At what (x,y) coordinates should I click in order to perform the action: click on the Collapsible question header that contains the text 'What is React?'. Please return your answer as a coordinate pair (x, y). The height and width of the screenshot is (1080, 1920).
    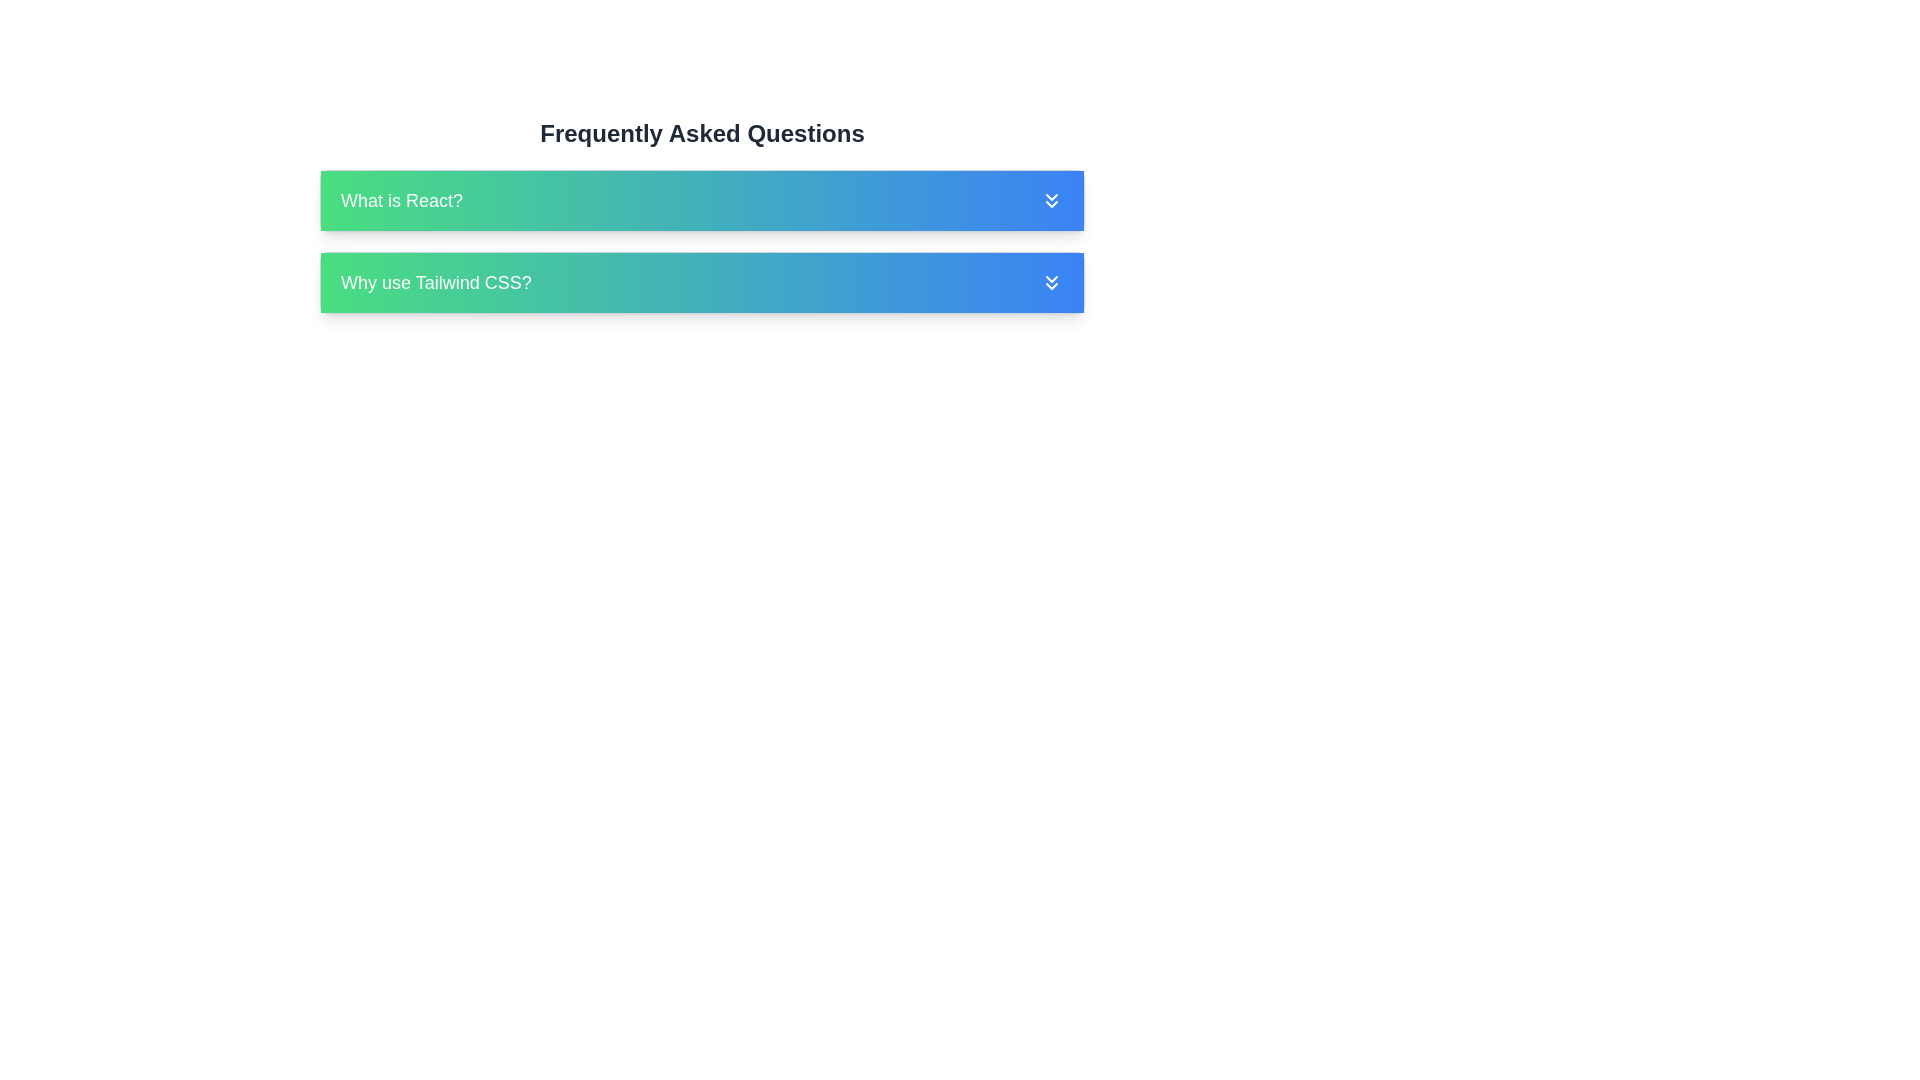
    Looking at the image, I should click on (702, 200).